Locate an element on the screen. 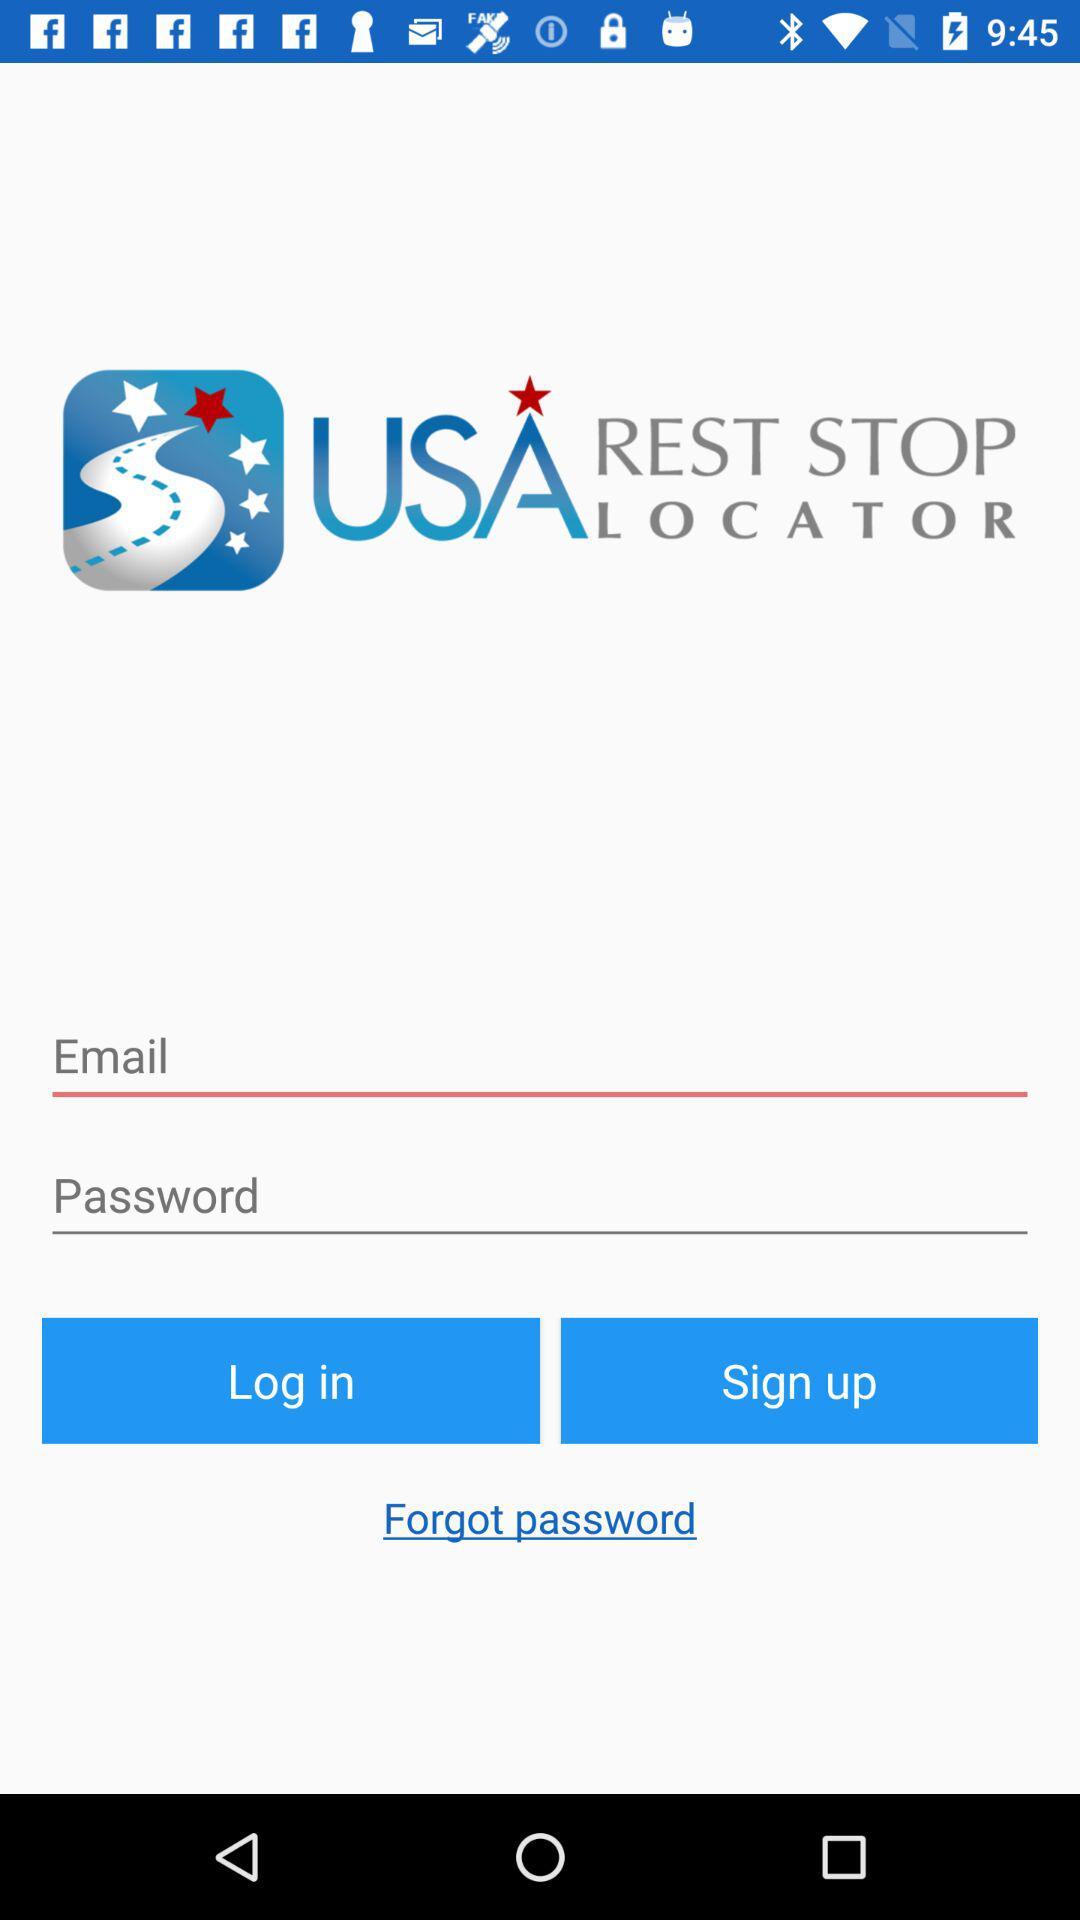 The height and width of the screenshot is (1920, 1080). the sign up button is located at coordinates (798, 1379).